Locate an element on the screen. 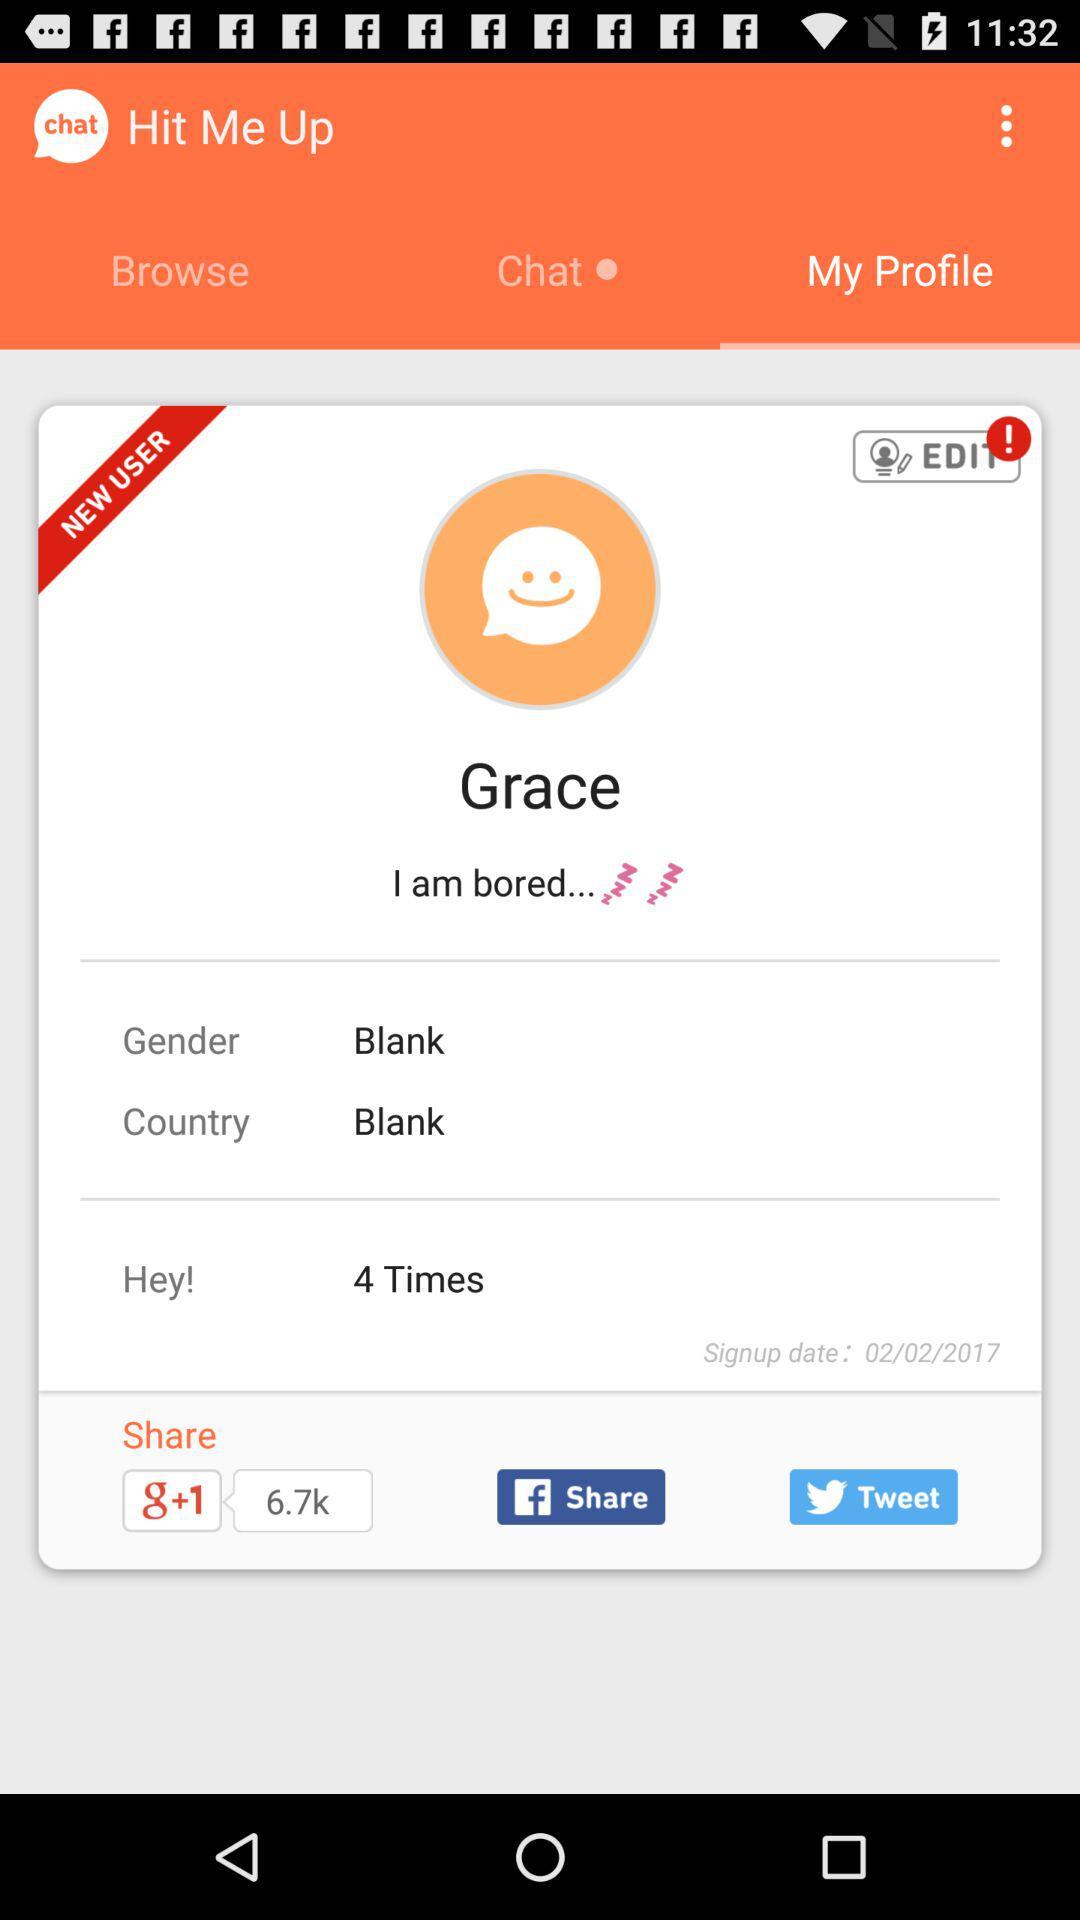 The image size is (1080, 1920). the button next to browse button is located at coordinates (1006, 124).